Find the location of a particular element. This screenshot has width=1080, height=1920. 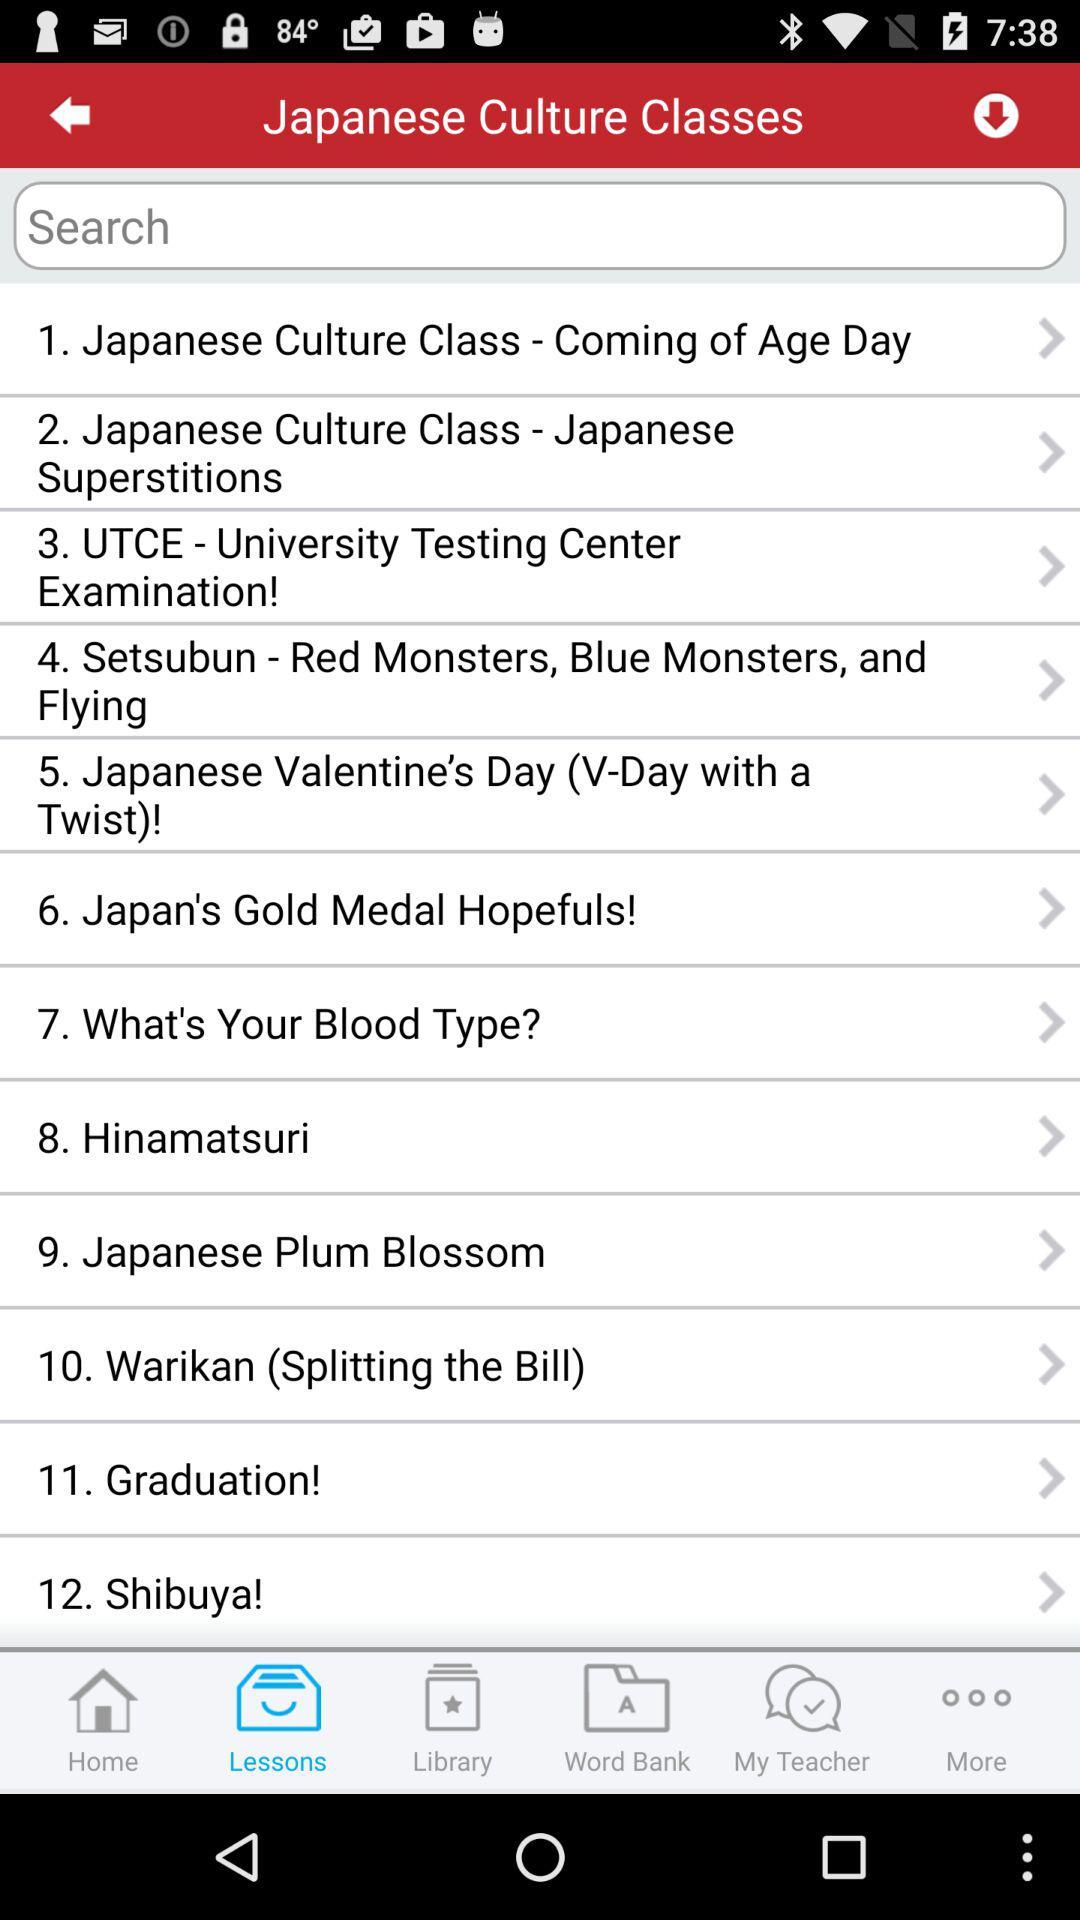

the app below the 10 warikan splitting item is located at coordinates (482, 1478).